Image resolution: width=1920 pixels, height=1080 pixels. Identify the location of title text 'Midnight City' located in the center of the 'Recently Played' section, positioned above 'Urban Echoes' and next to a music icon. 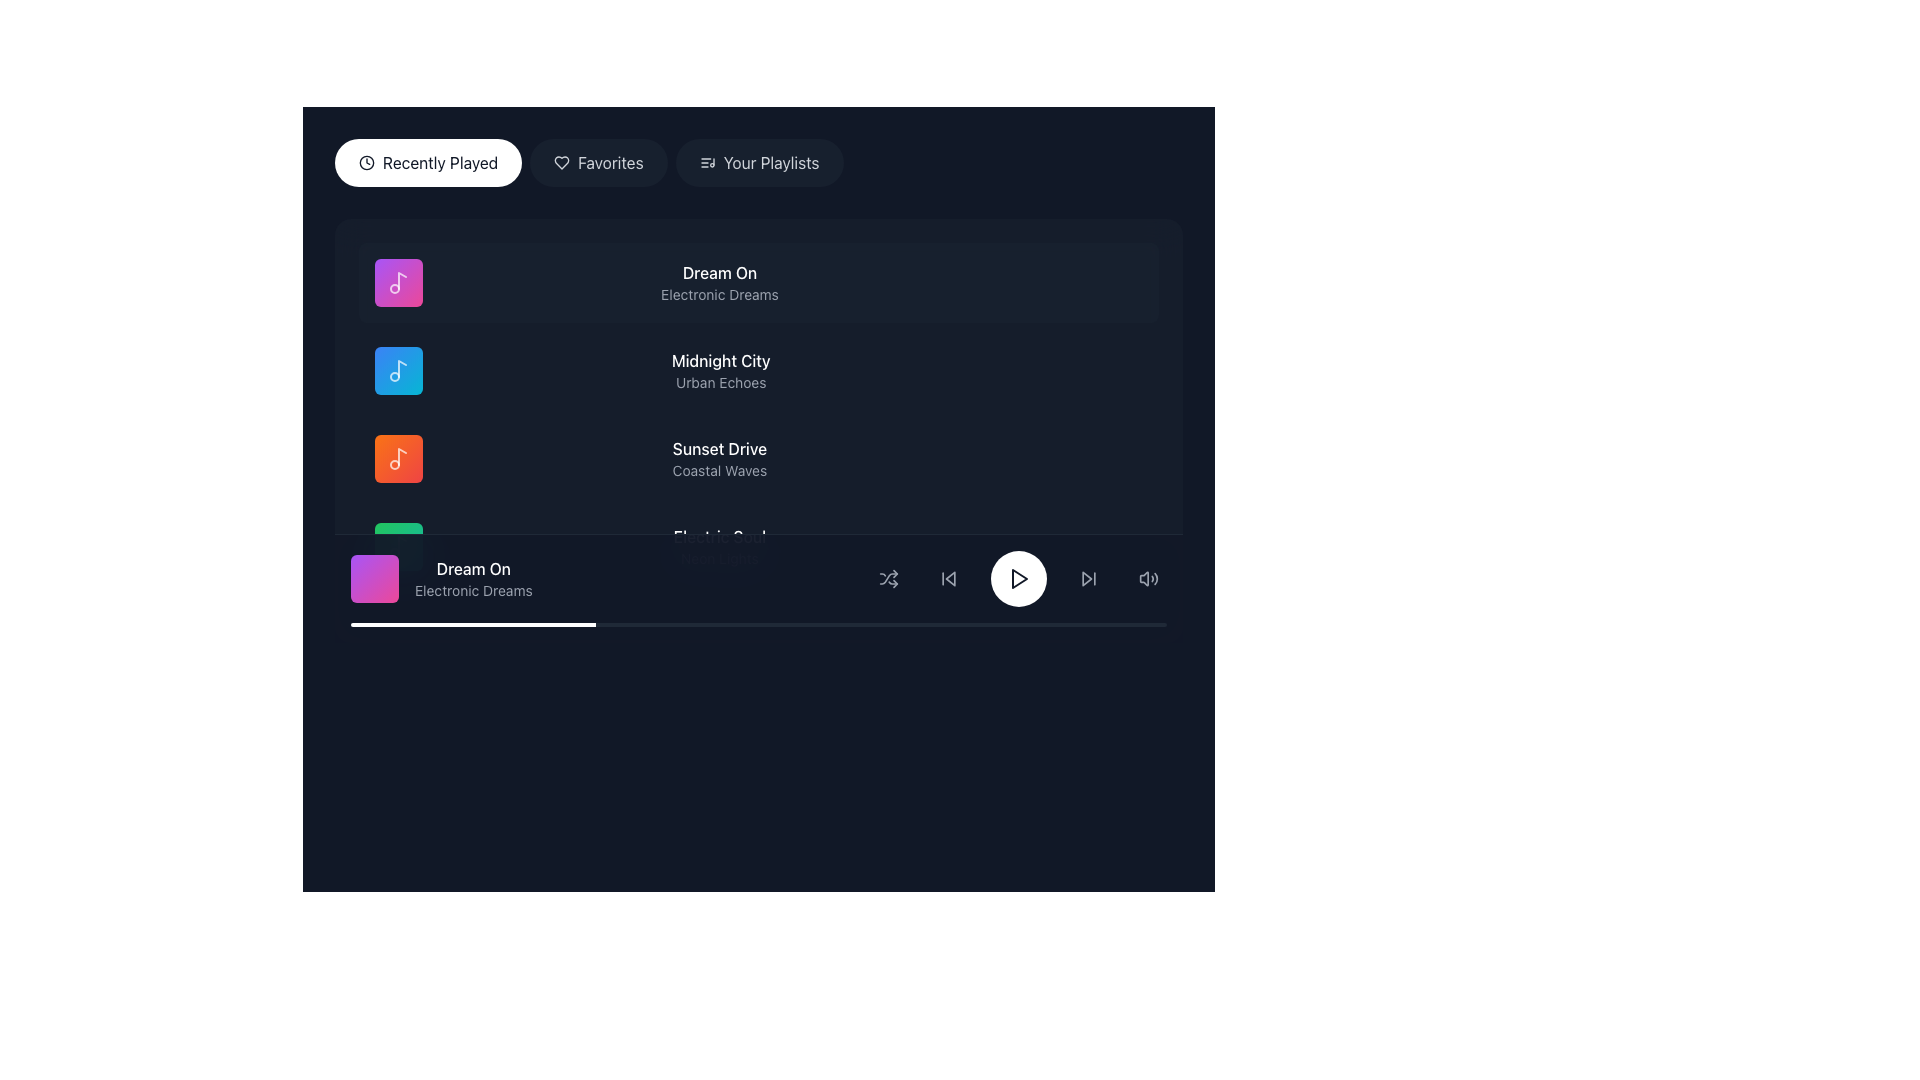
(720, 361).